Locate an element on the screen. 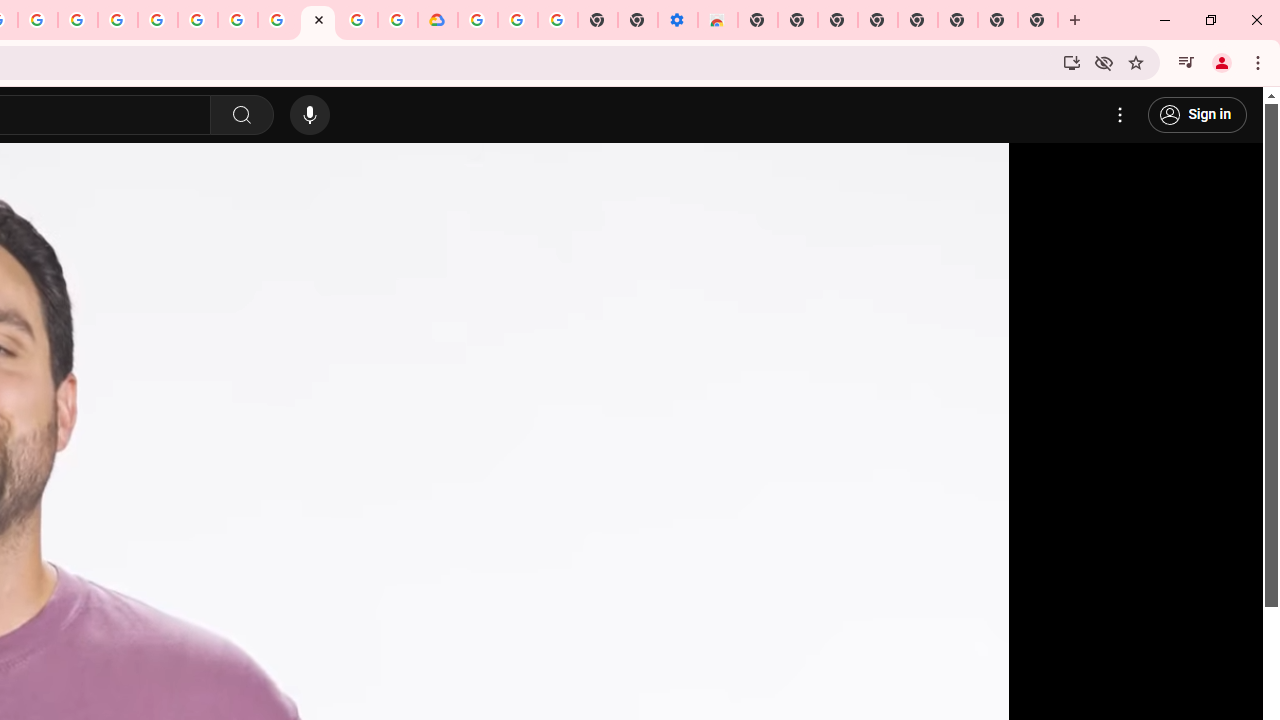 This screenshot has height=720, width=1280. 'Control your music, videos, and more' is located at coordinates (1185, 61).